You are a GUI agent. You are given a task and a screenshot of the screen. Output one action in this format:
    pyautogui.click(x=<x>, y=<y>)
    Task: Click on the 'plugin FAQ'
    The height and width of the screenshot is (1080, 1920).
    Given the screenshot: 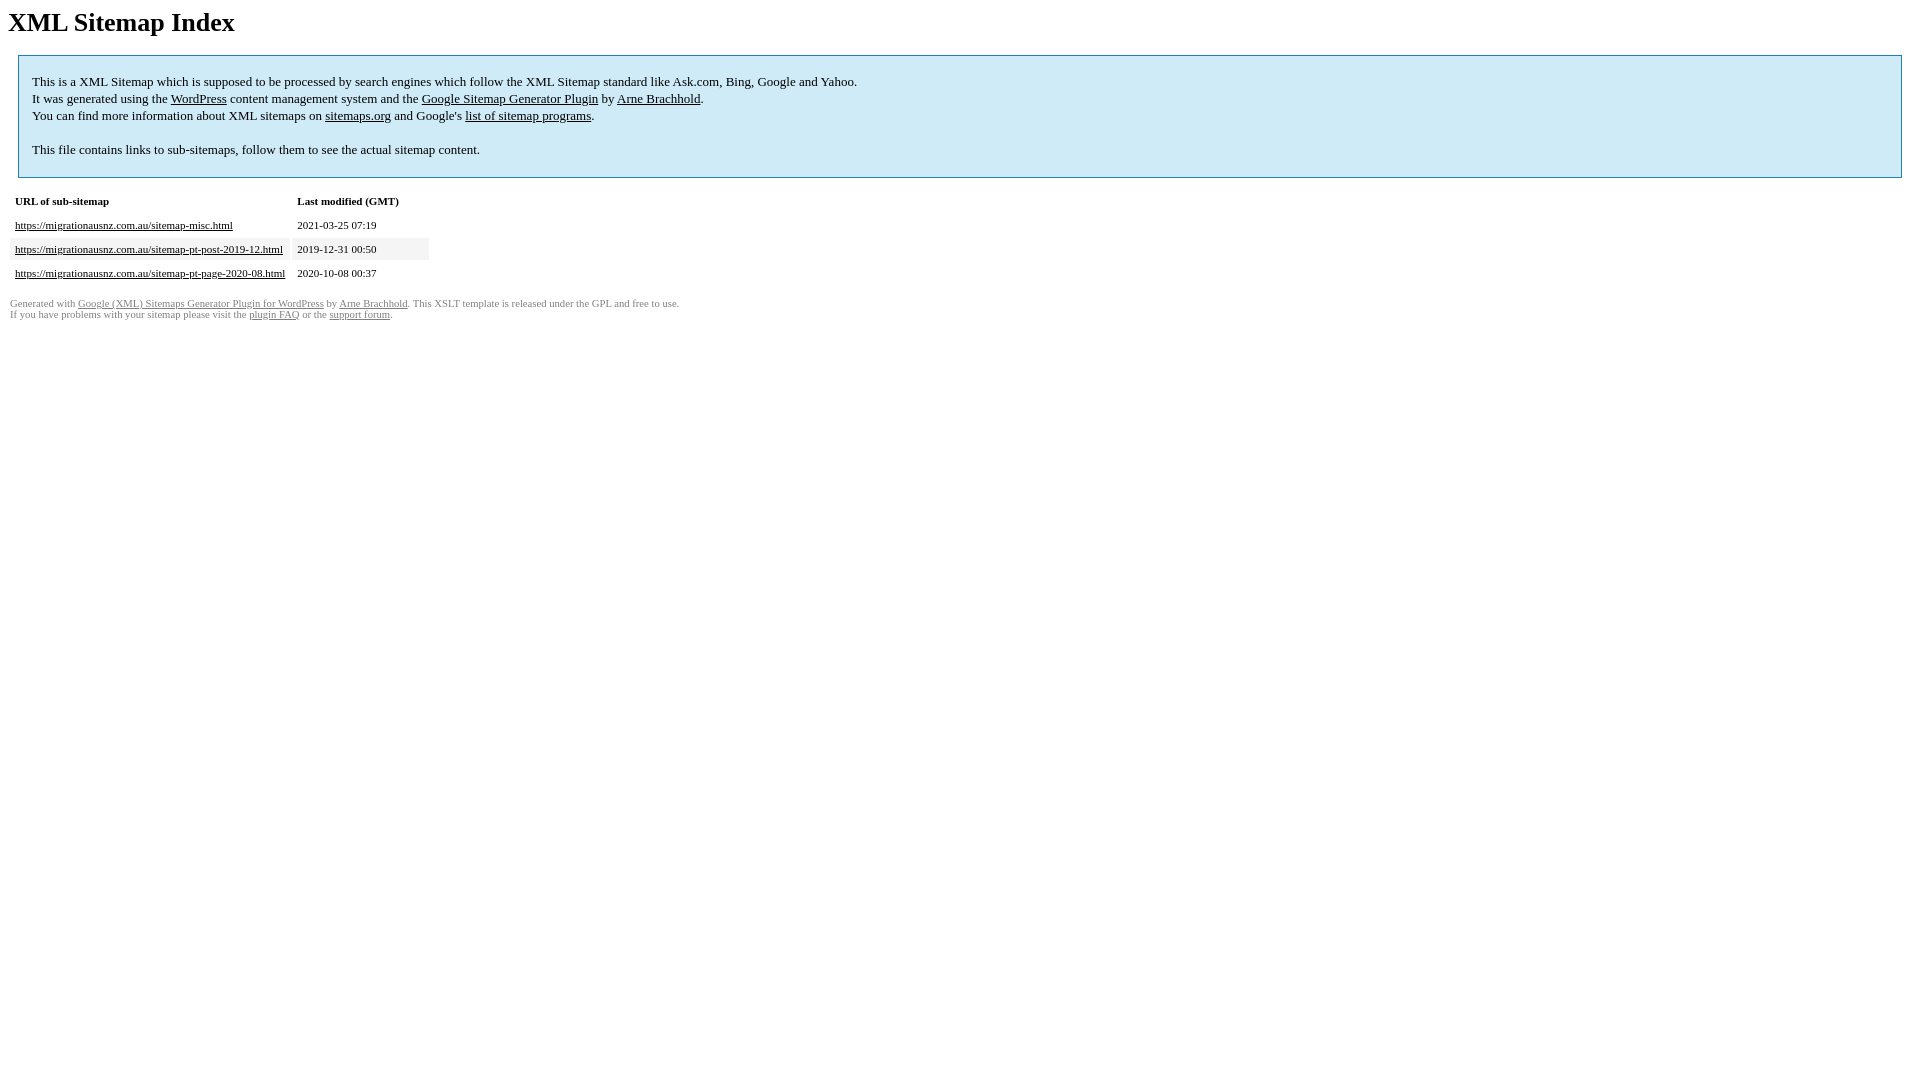 What is the action you would take?
    pyautogui.click(x=272, y=314)
    